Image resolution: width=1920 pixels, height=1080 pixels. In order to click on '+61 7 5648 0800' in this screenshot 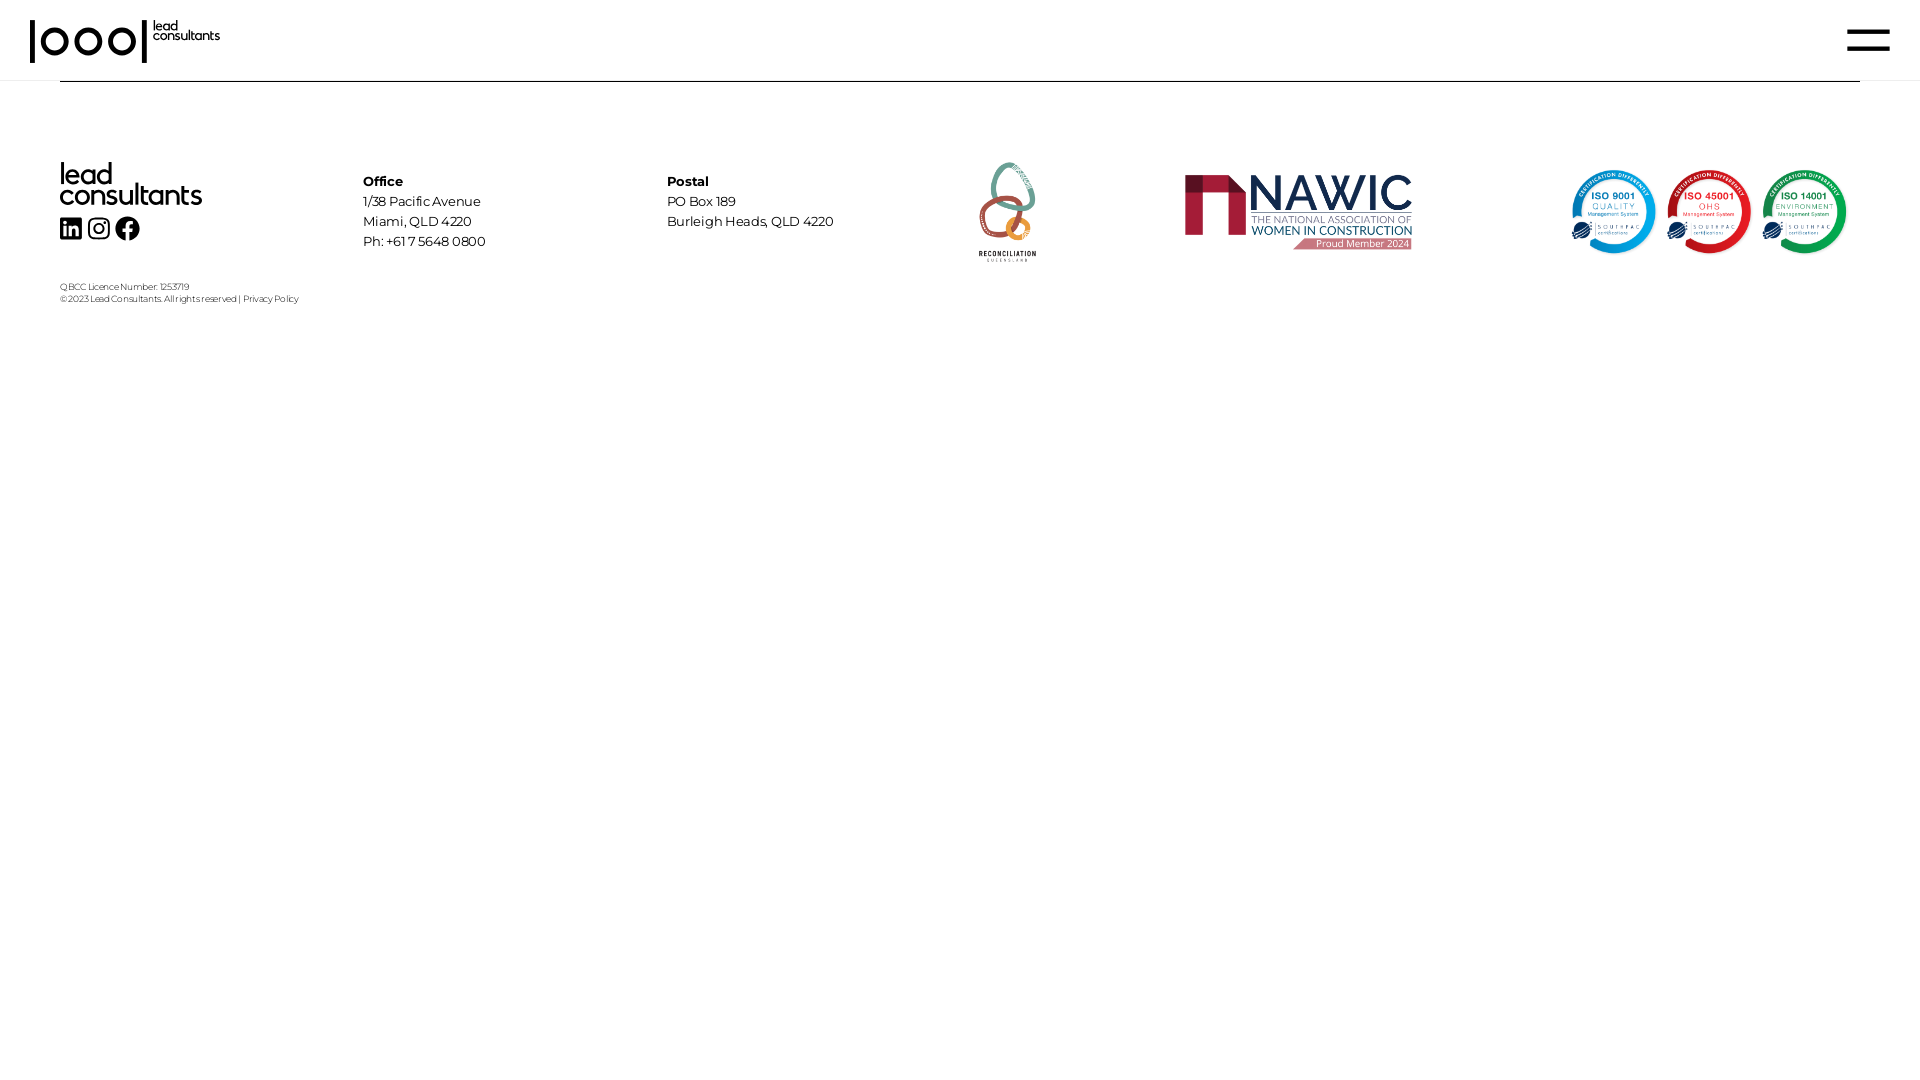, I will do `click(435, 239)`.